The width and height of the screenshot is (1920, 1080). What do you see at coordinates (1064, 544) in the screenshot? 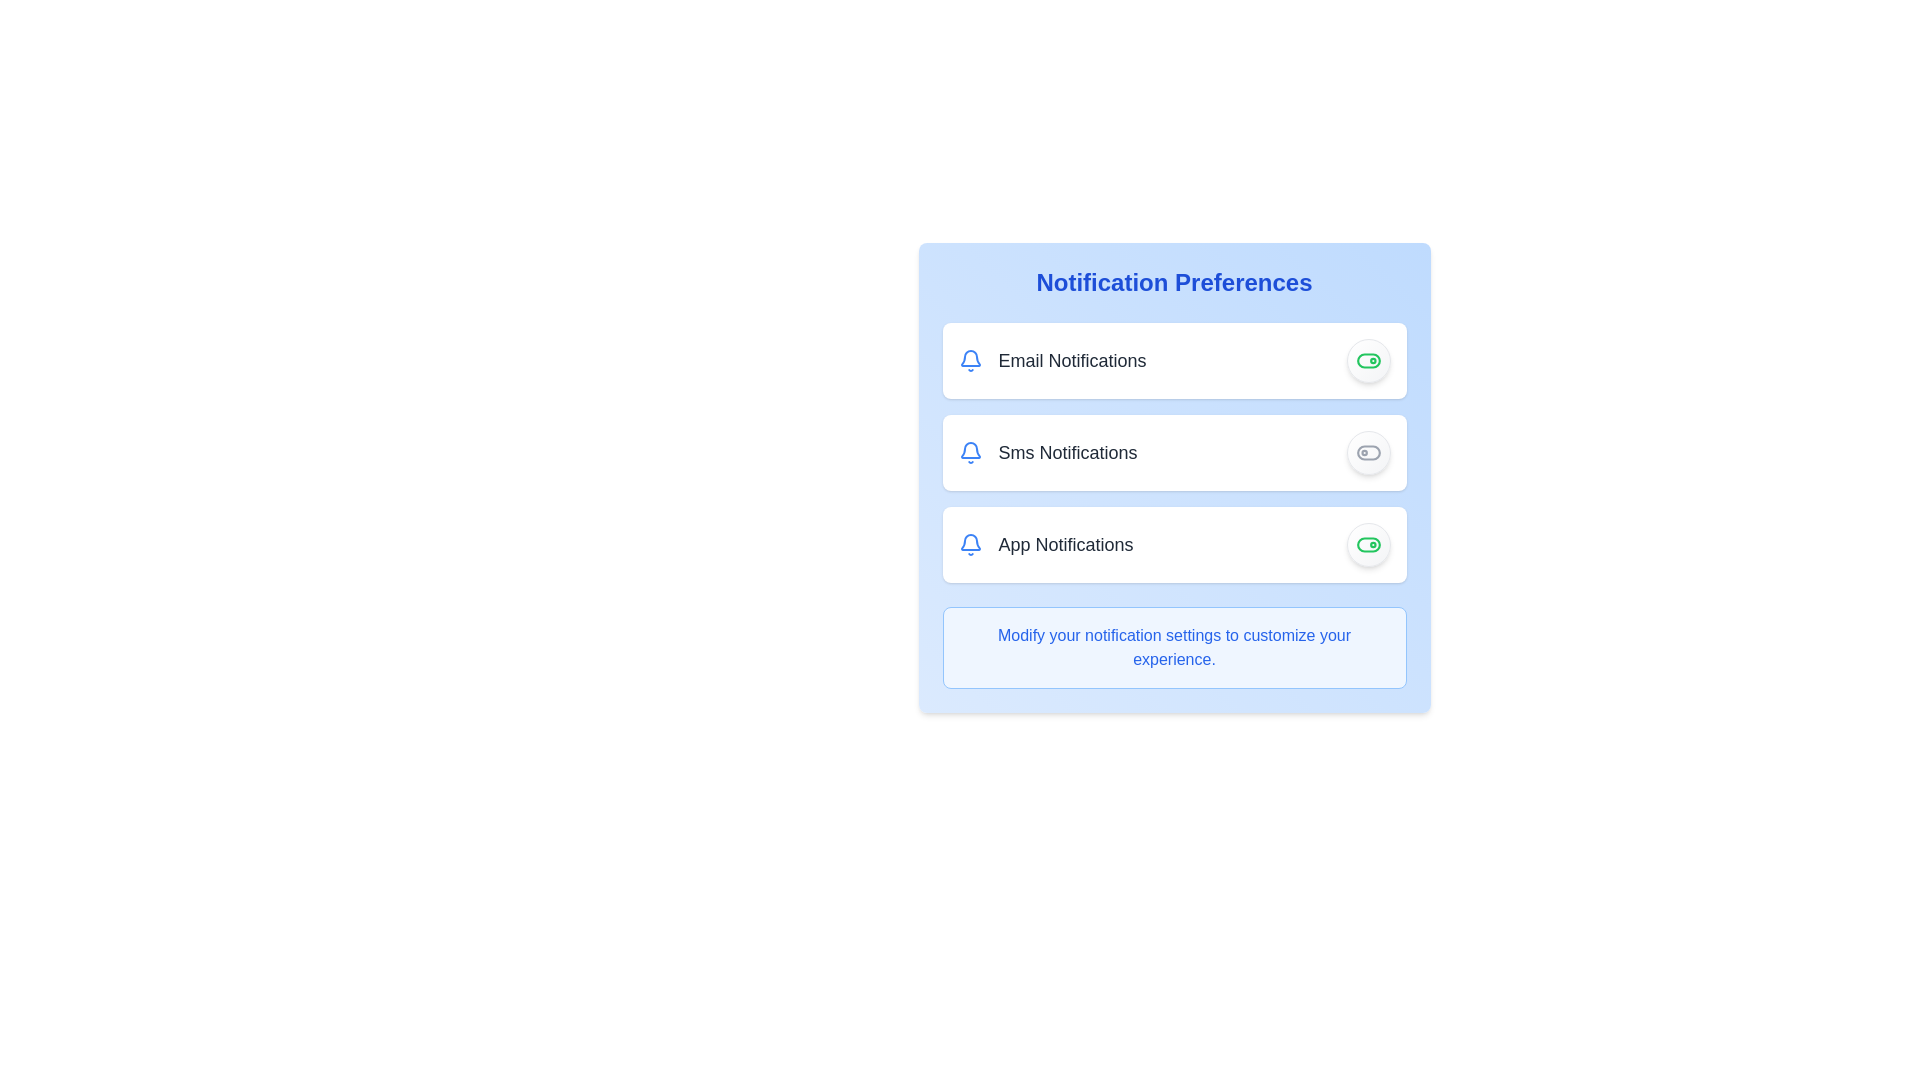
I see `the third label in the notification preferences panel that indicates app-related notifications, positioned below 'Sms Notifications'` at bounding box center [1064, 544].